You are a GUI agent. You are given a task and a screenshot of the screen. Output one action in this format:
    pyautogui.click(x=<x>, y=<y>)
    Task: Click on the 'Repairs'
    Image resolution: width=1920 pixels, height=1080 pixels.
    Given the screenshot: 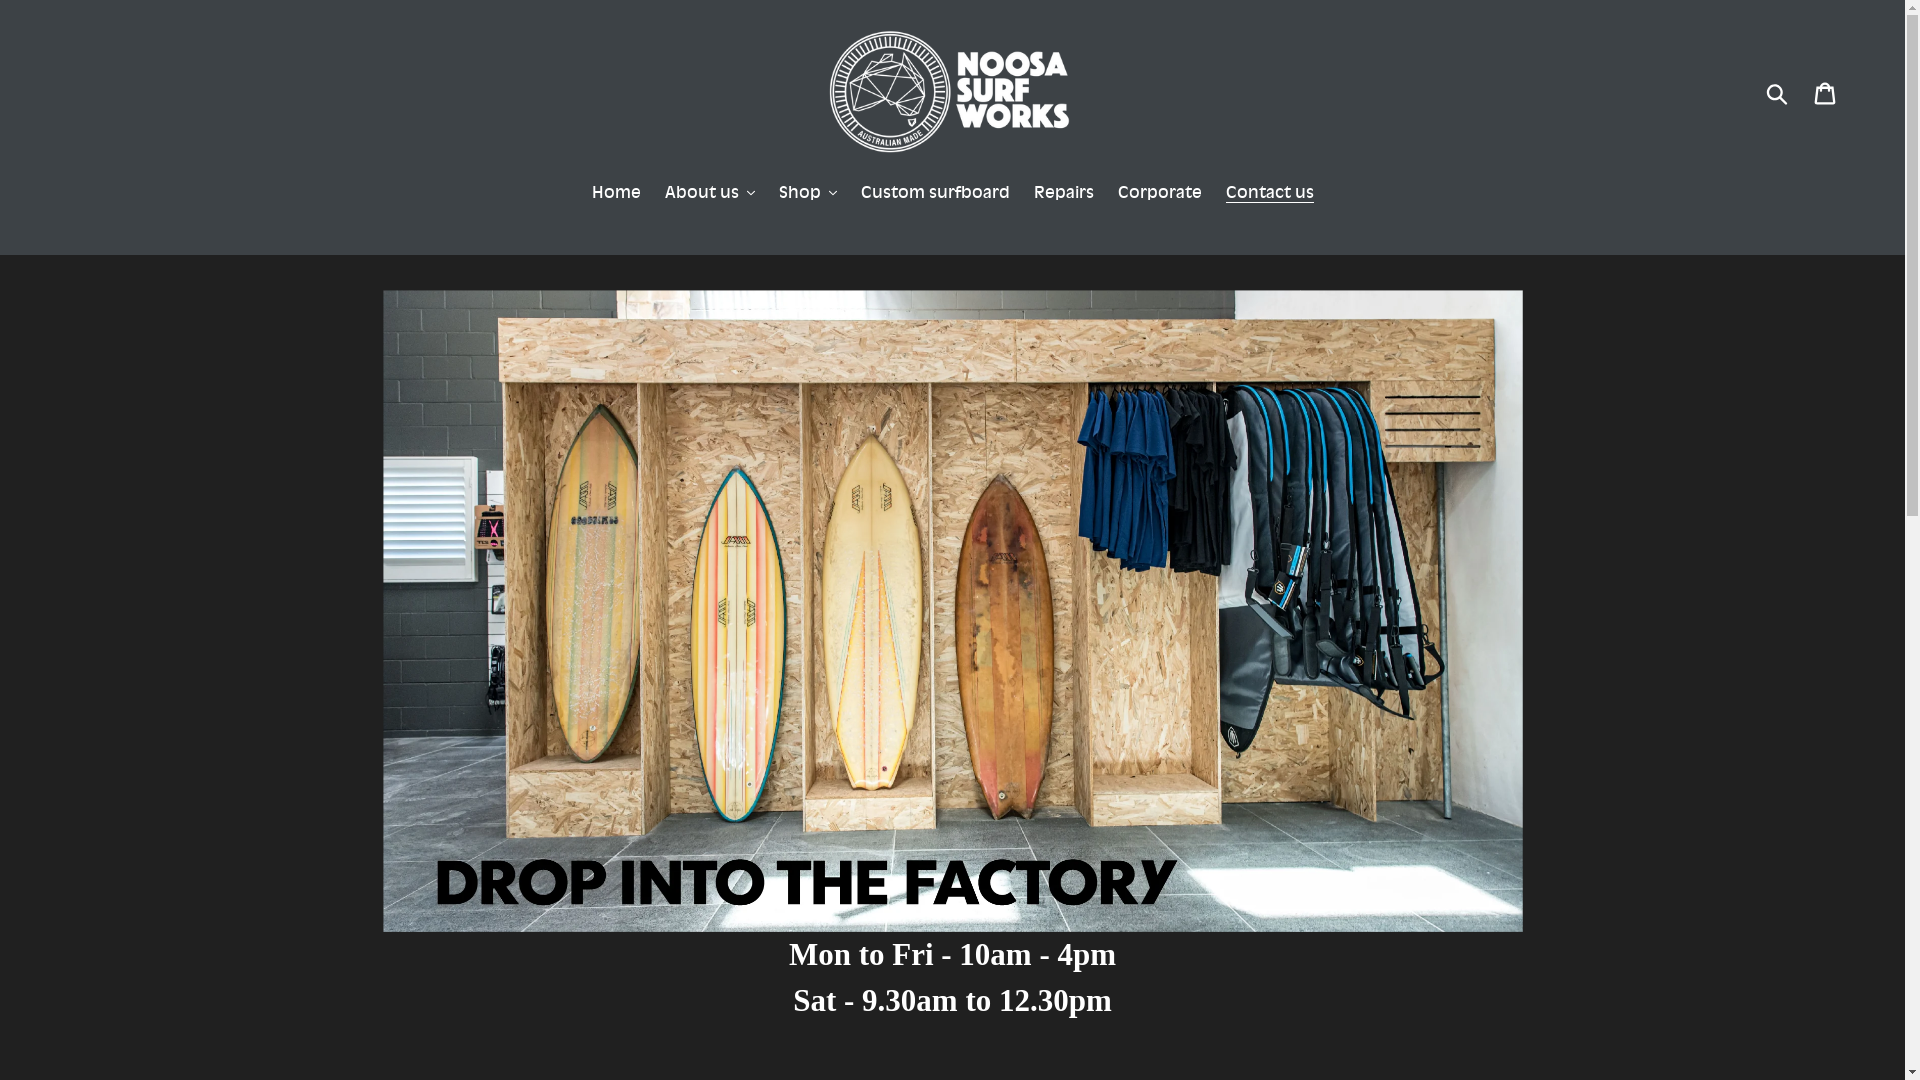 What is the action you would take?
    pyautogui.click(x=1023, y=193)
    